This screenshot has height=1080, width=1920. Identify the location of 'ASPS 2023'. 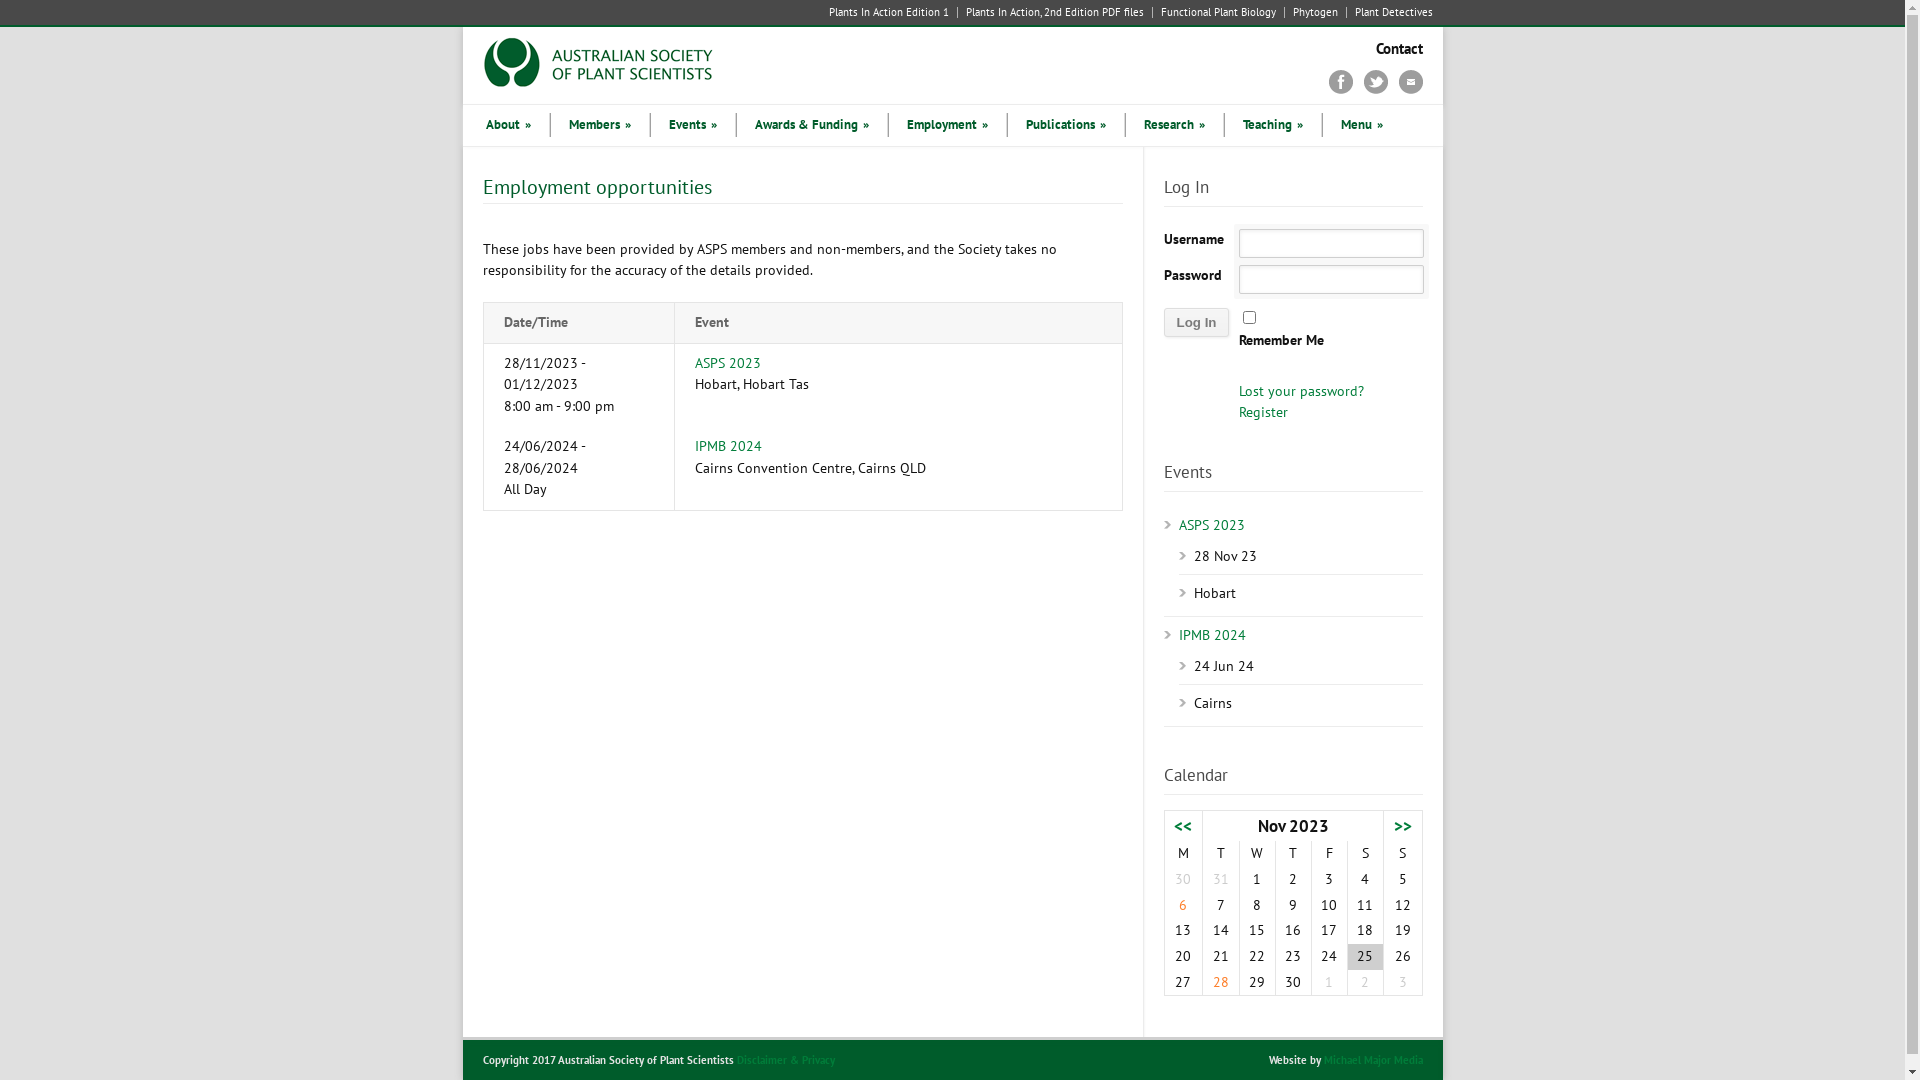
(694, 362).